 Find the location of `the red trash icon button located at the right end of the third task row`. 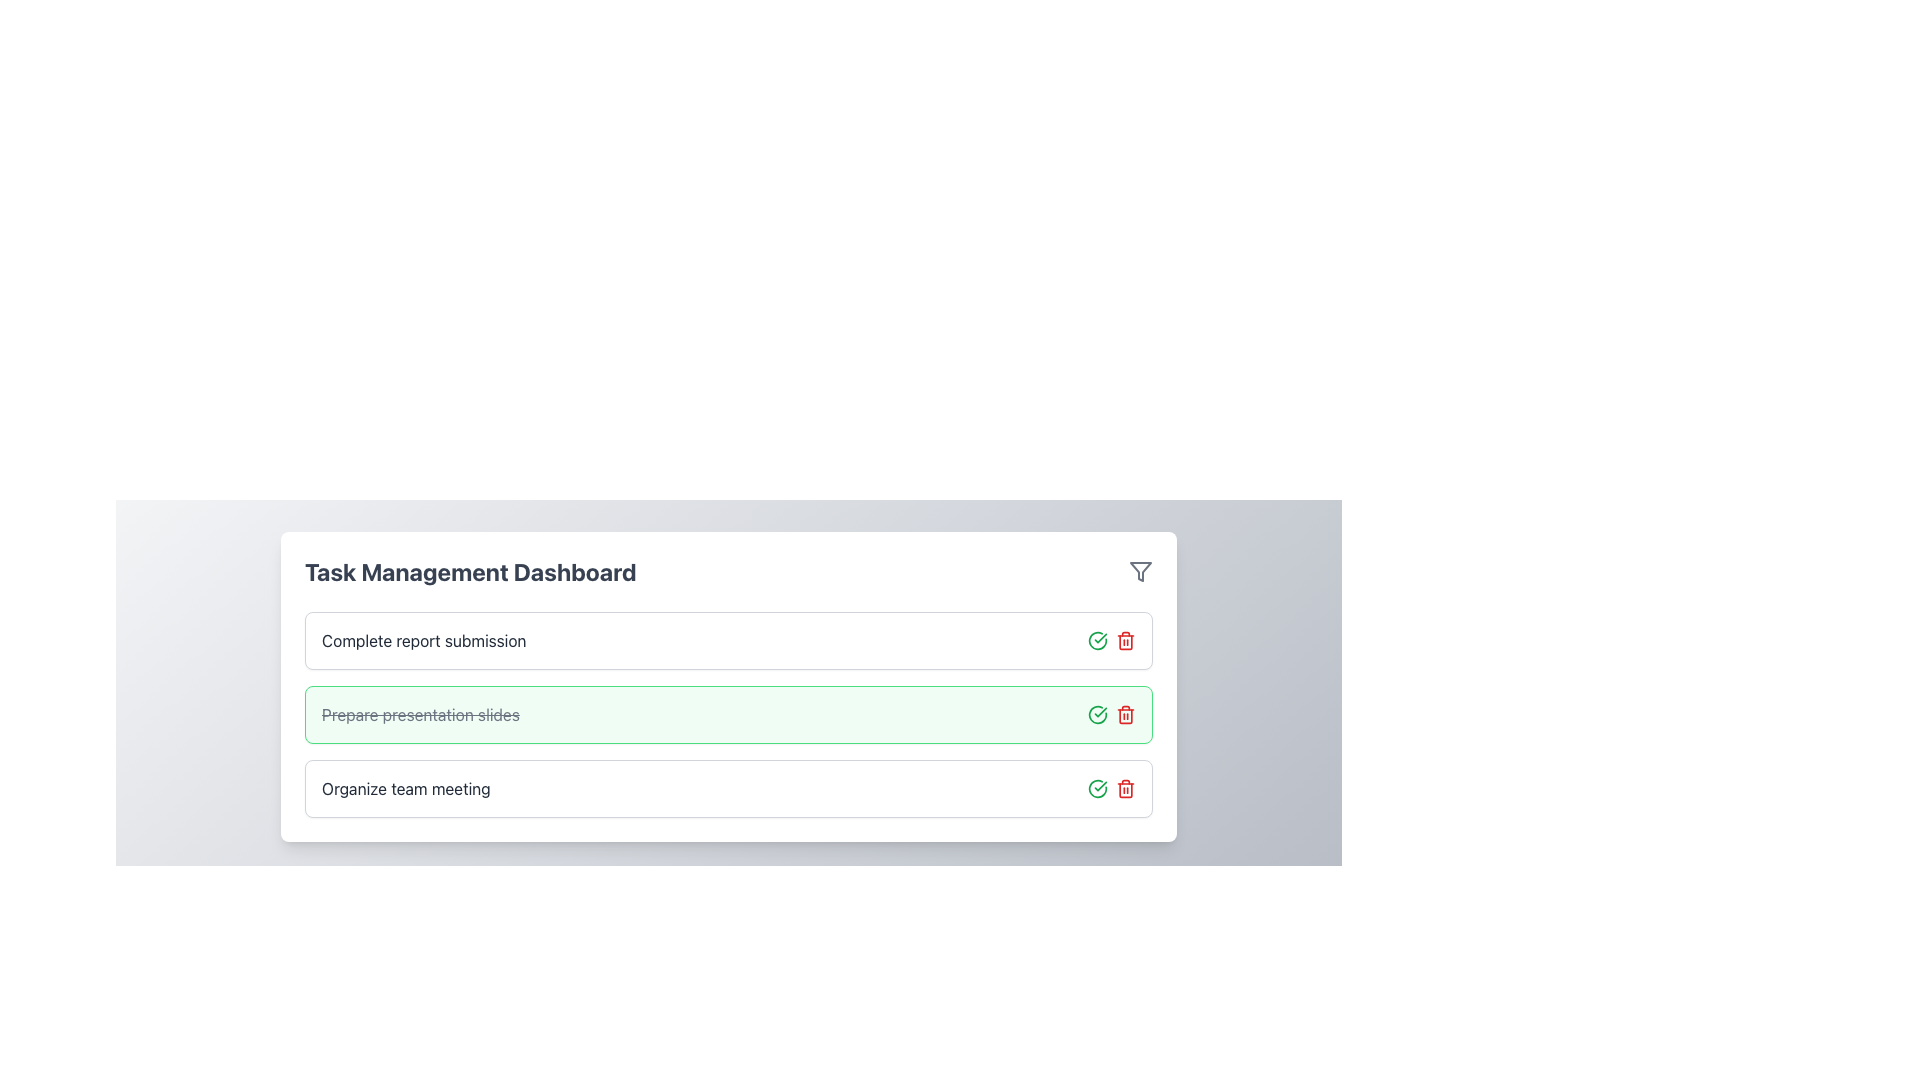

the red trash icon button located at the right end of the third task row is located at coordinates (1126, 788).